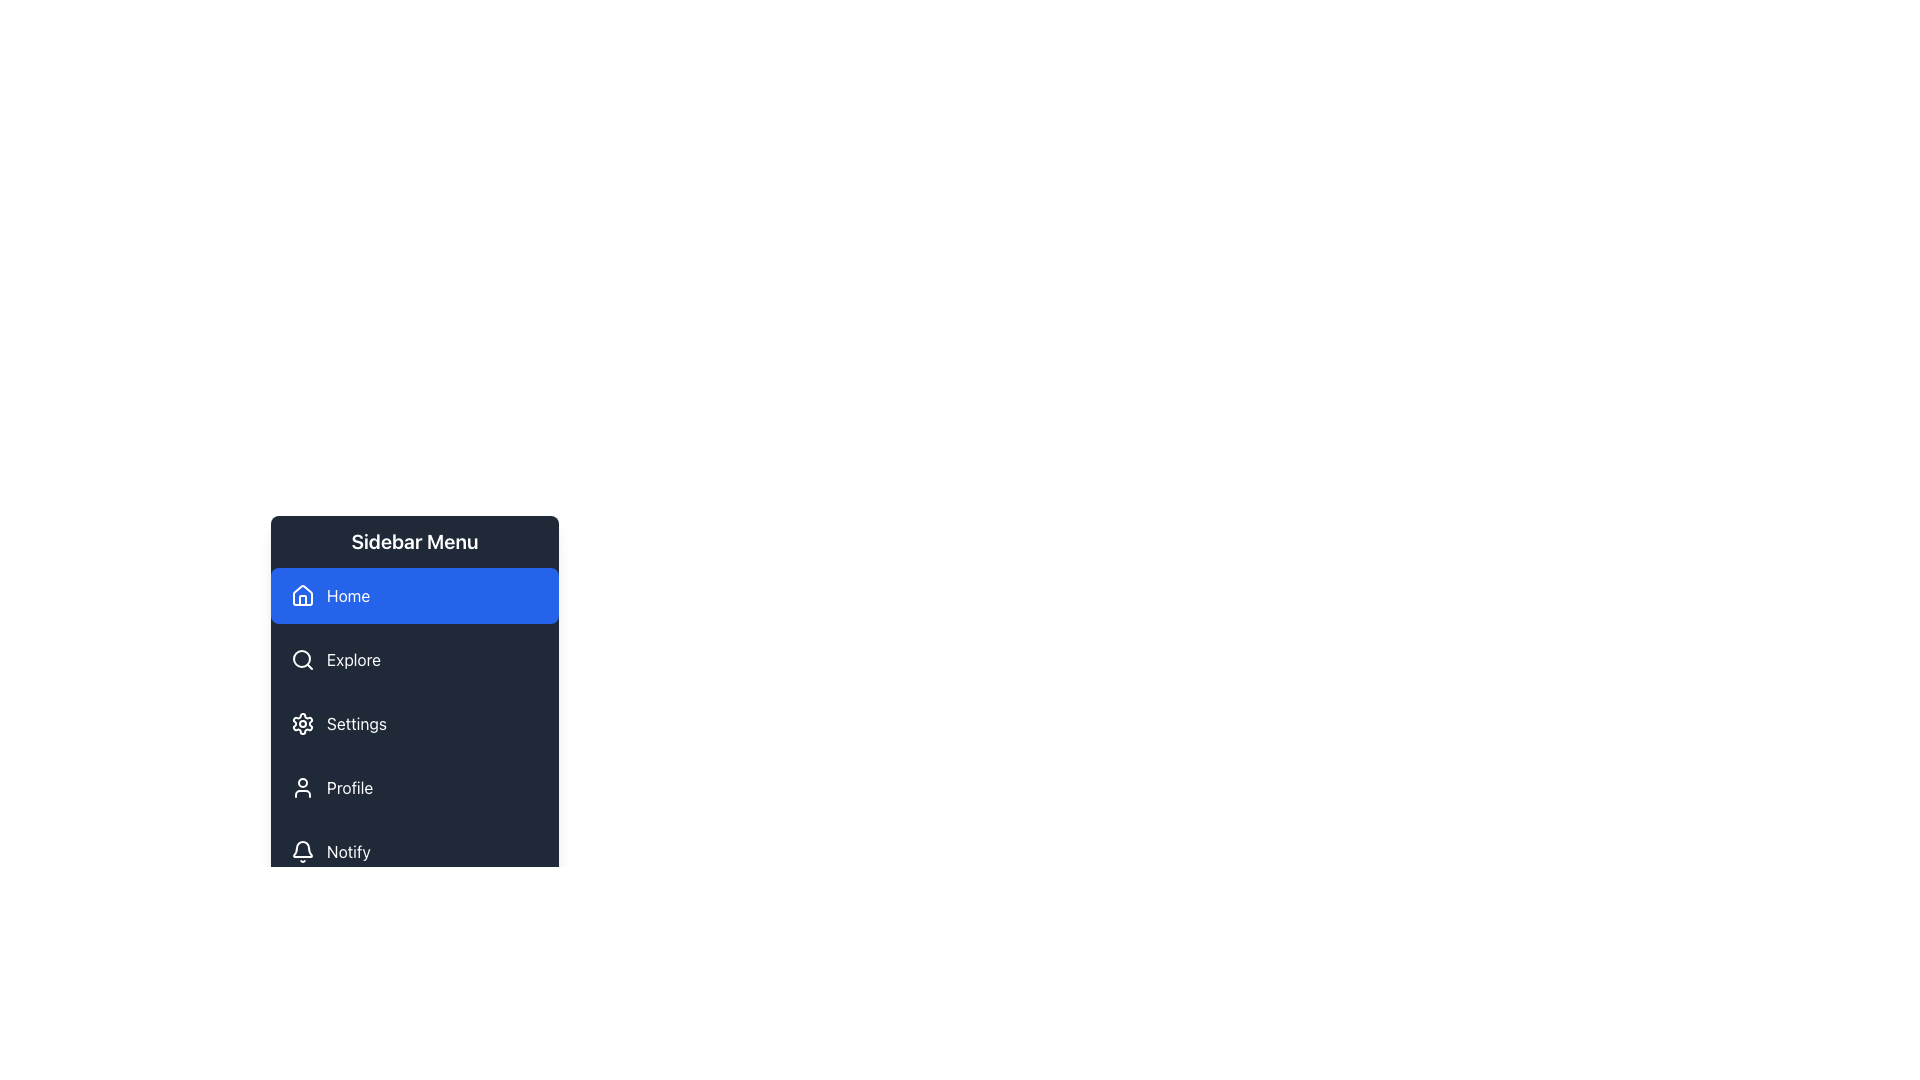 Image resolution: width=1920 pixels, height=1080 pixels. Describe the element at coordinates (301, 852) in the screenshot. I see `the bell-shaped notification icon outlined in white on a dark blue background, located at the far left end of the 'Notify' option in the sidebar menu` at that location.